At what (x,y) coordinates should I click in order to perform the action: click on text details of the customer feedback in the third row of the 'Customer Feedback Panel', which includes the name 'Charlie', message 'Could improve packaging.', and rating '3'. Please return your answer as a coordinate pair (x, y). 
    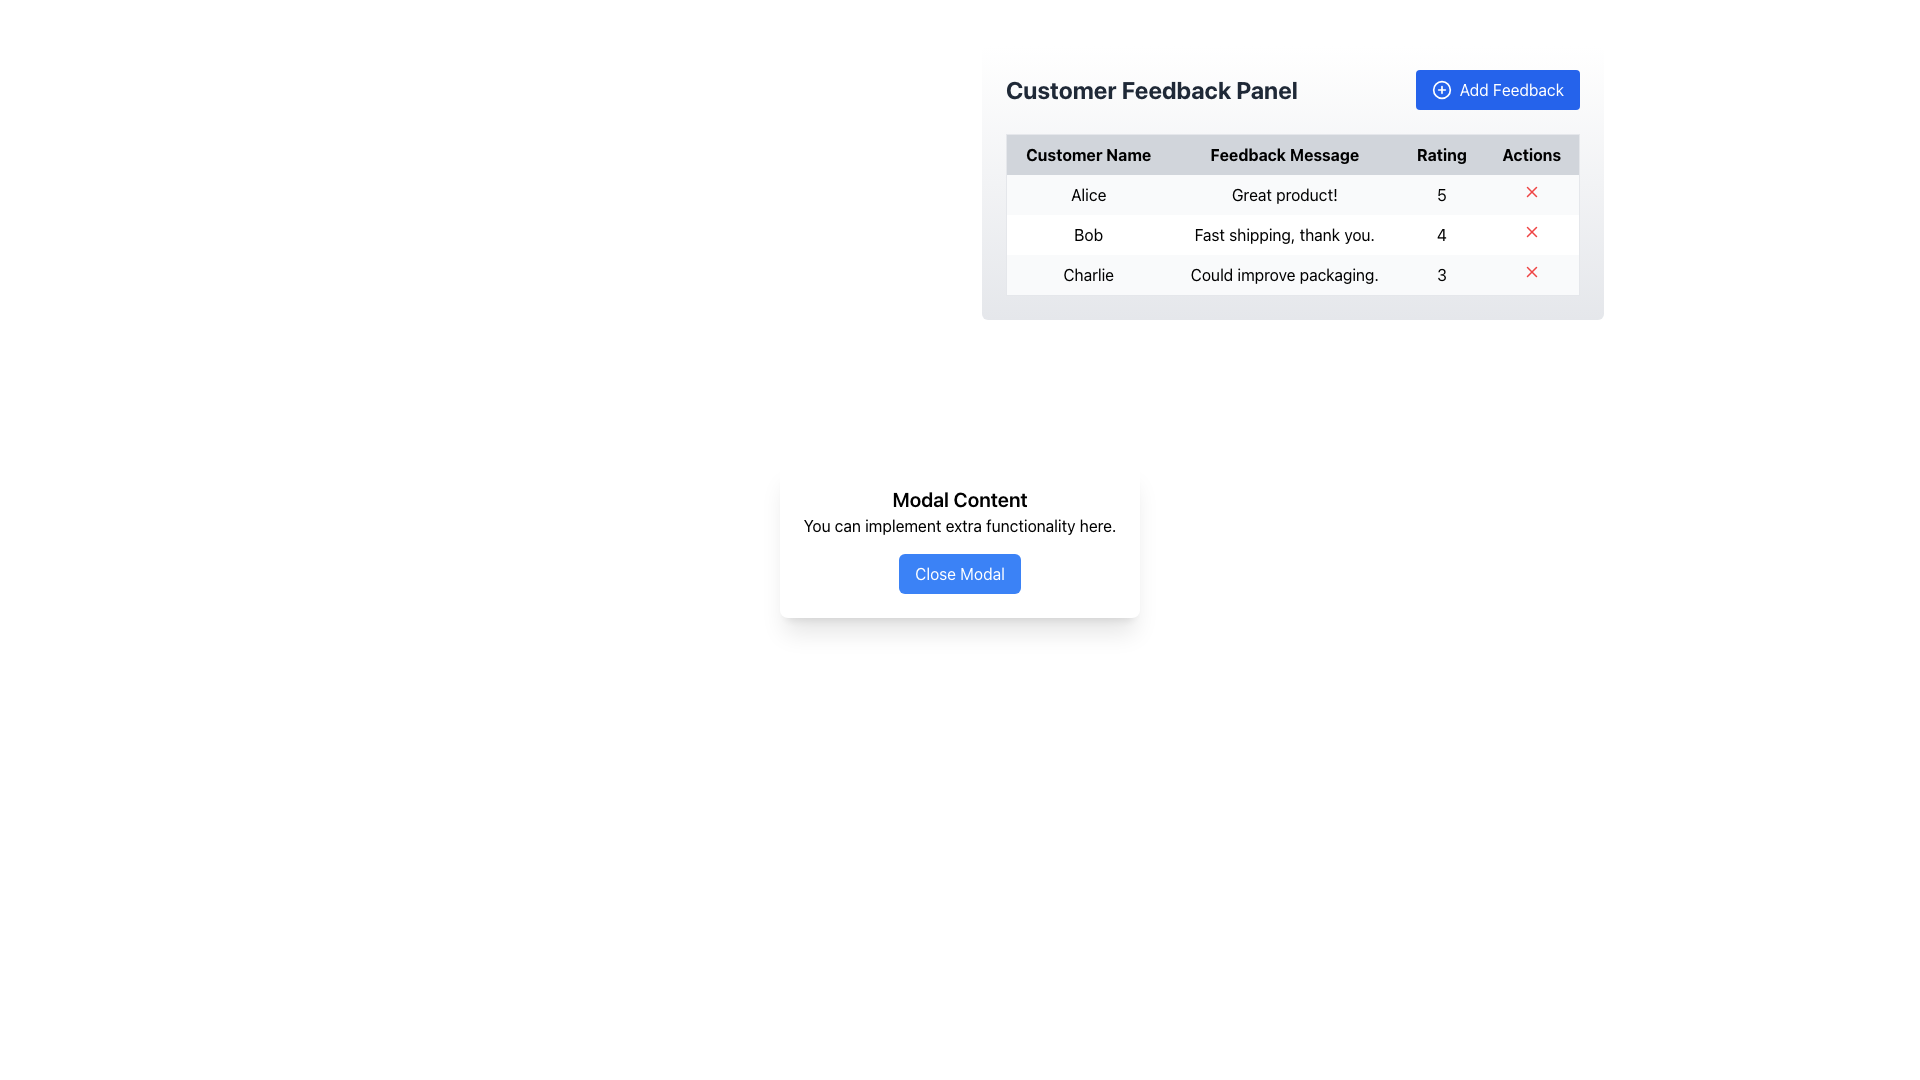
    Looking at the image, I should click on (1292, 274).